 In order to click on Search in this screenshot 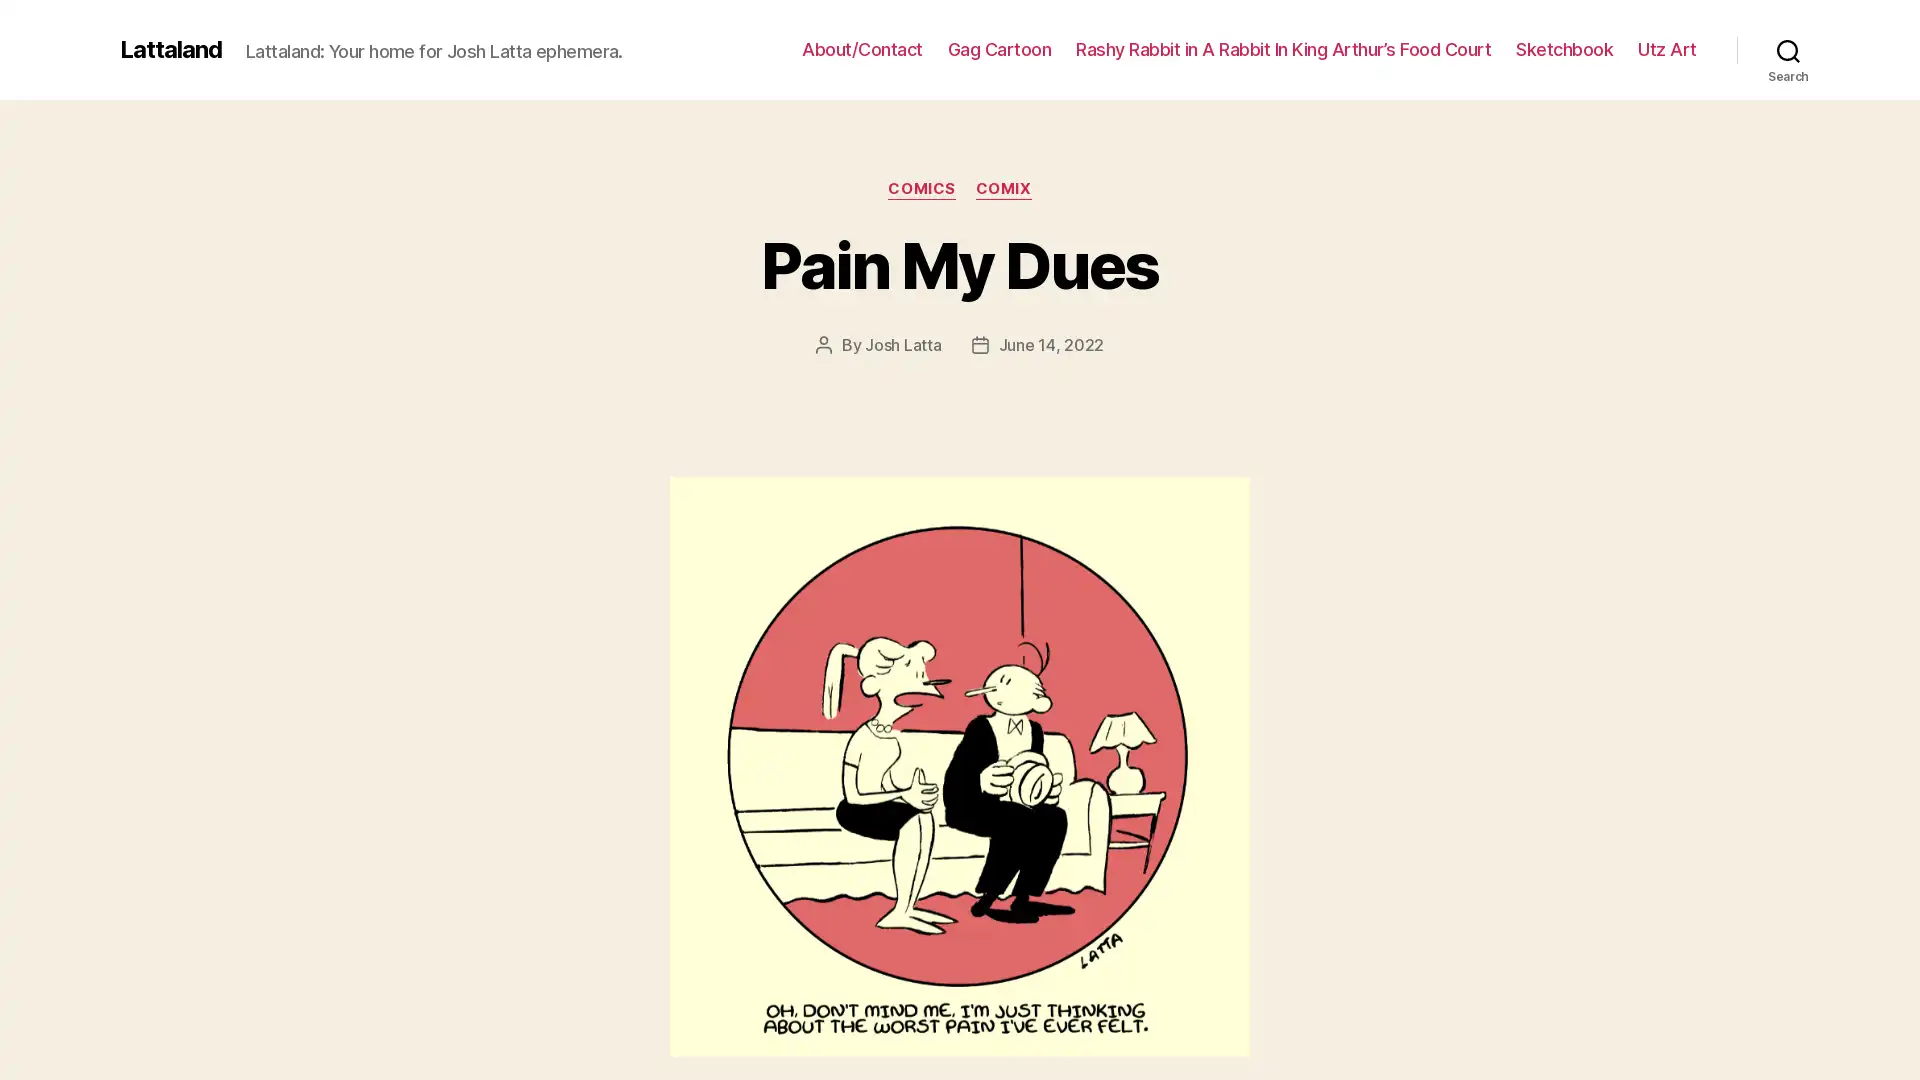, I will do `click(1788, 49)`.